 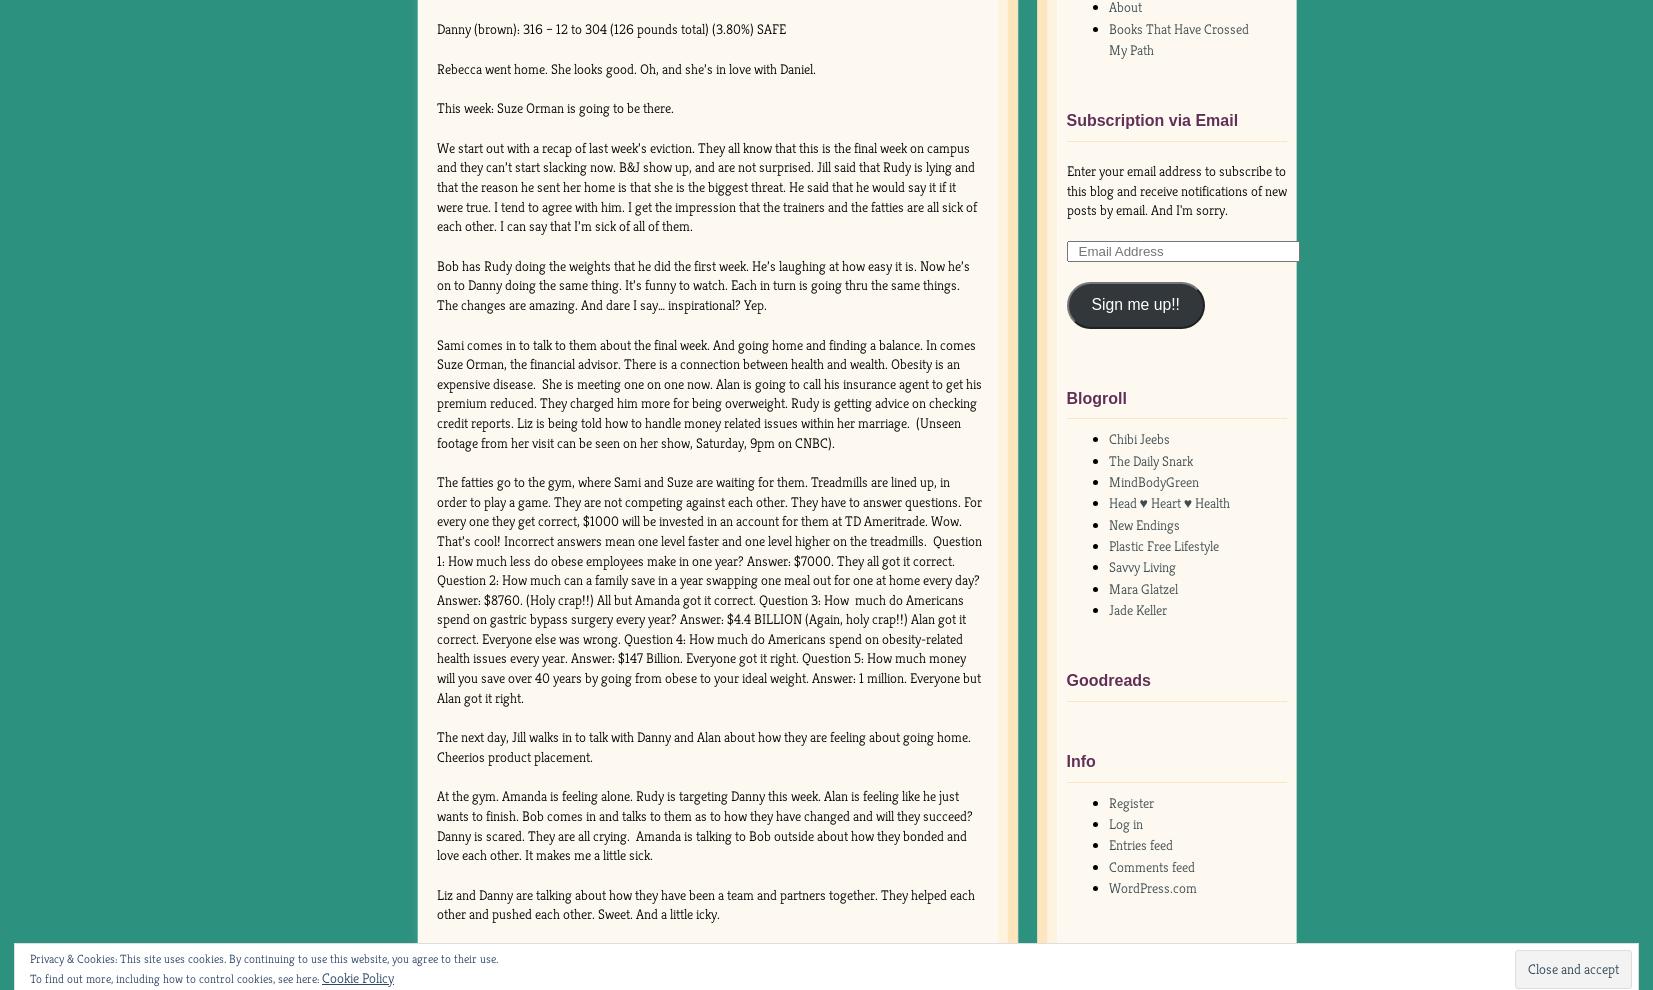 I want to click on 'The fatties go to the gym, where Sami and Suze are waiting for them. Treadmills are lined up, in order to play a game. They are not competing against each other. They have to answer questions. For every one they get correct, $1000 will be invested in an account for them at TD Ameritrade. Wow. That’s cool! Incorrect answers mean one level faster and one level higher on the treadmills.  Question 1: How much less do obese employees make in one year? Answer: $7000. They all got it correct.  Question 2: How much can a family save in a year swapping one meal out for one at home every day? Answer: $8760. (Holy crap!!) All but Amanda got it correct. Question 3: How  much do Americans spend on gastric bypass surgery every year? Answer: $4.4 BILLION (Again, holy crap!!) Alan got it correct. Everyone else was wrong. Question 4: How much do Americans spend on obesity-related health issues every year. Answer: $147 Billion. Everyone got it right. Question 5: How much money will you save over 40 years by going from obese to your ideal weight. Answer: 1 million. Everyone but Alan got it right.', so click(x=435, y=589).